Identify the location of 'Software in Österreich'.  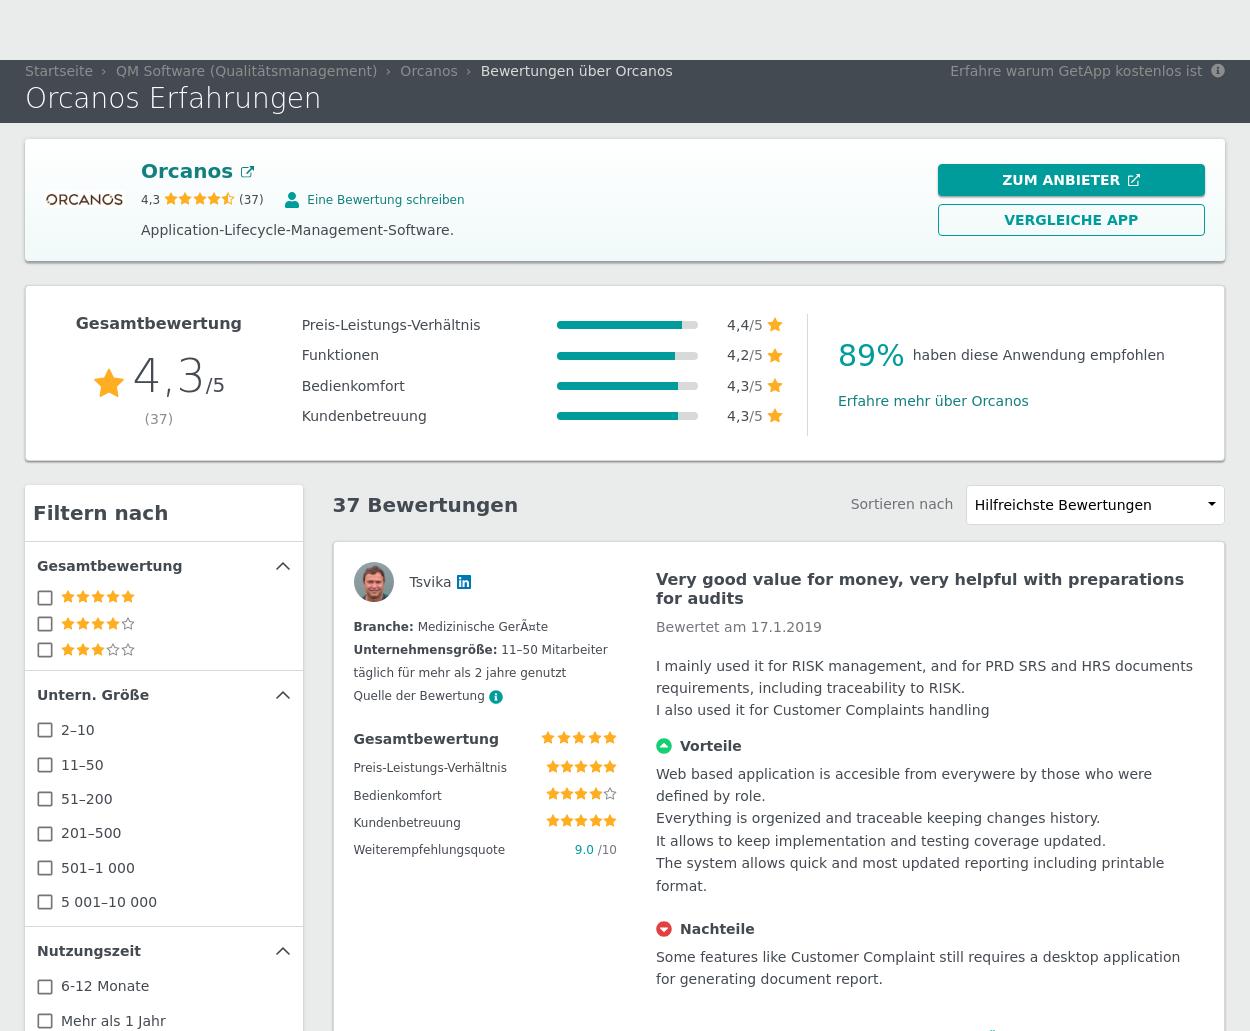
(279, 37).